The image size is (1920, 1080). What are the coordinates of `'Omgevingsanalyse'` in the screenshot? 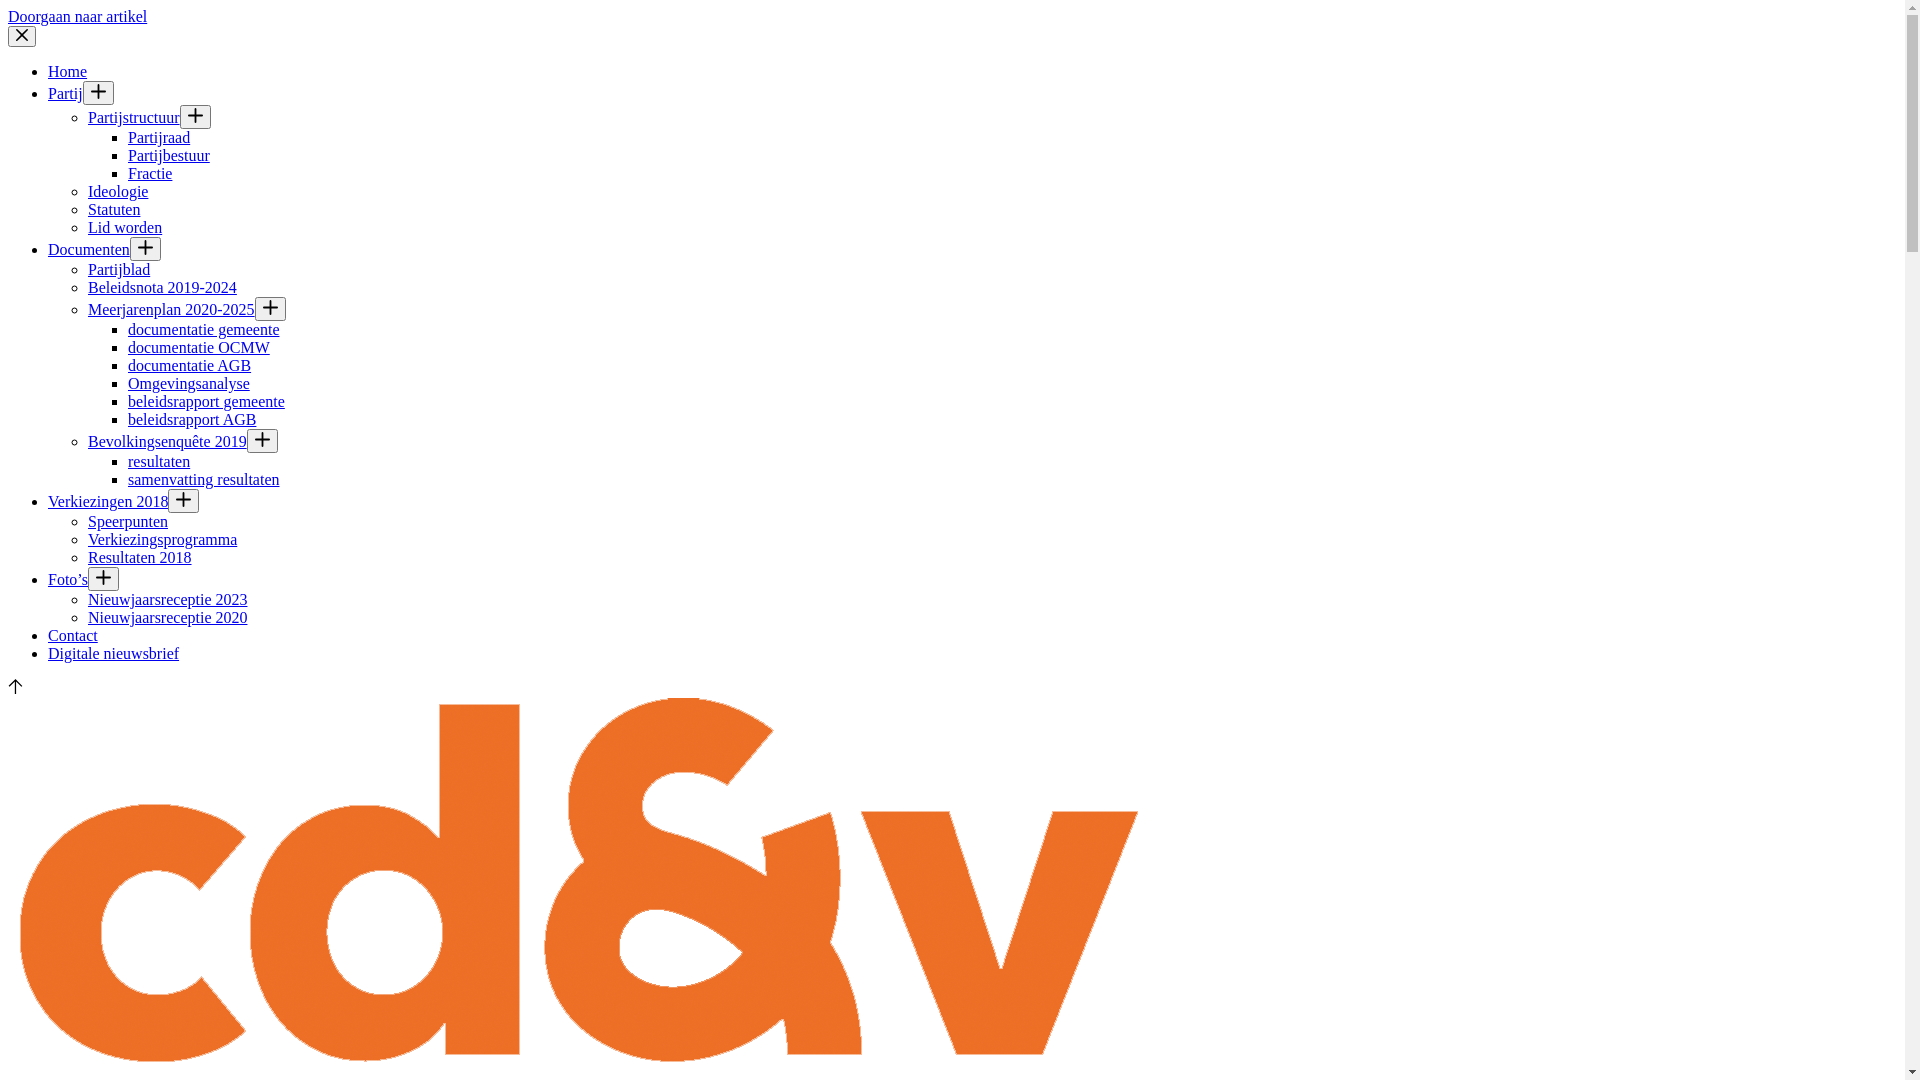 It's located at (188, 383).